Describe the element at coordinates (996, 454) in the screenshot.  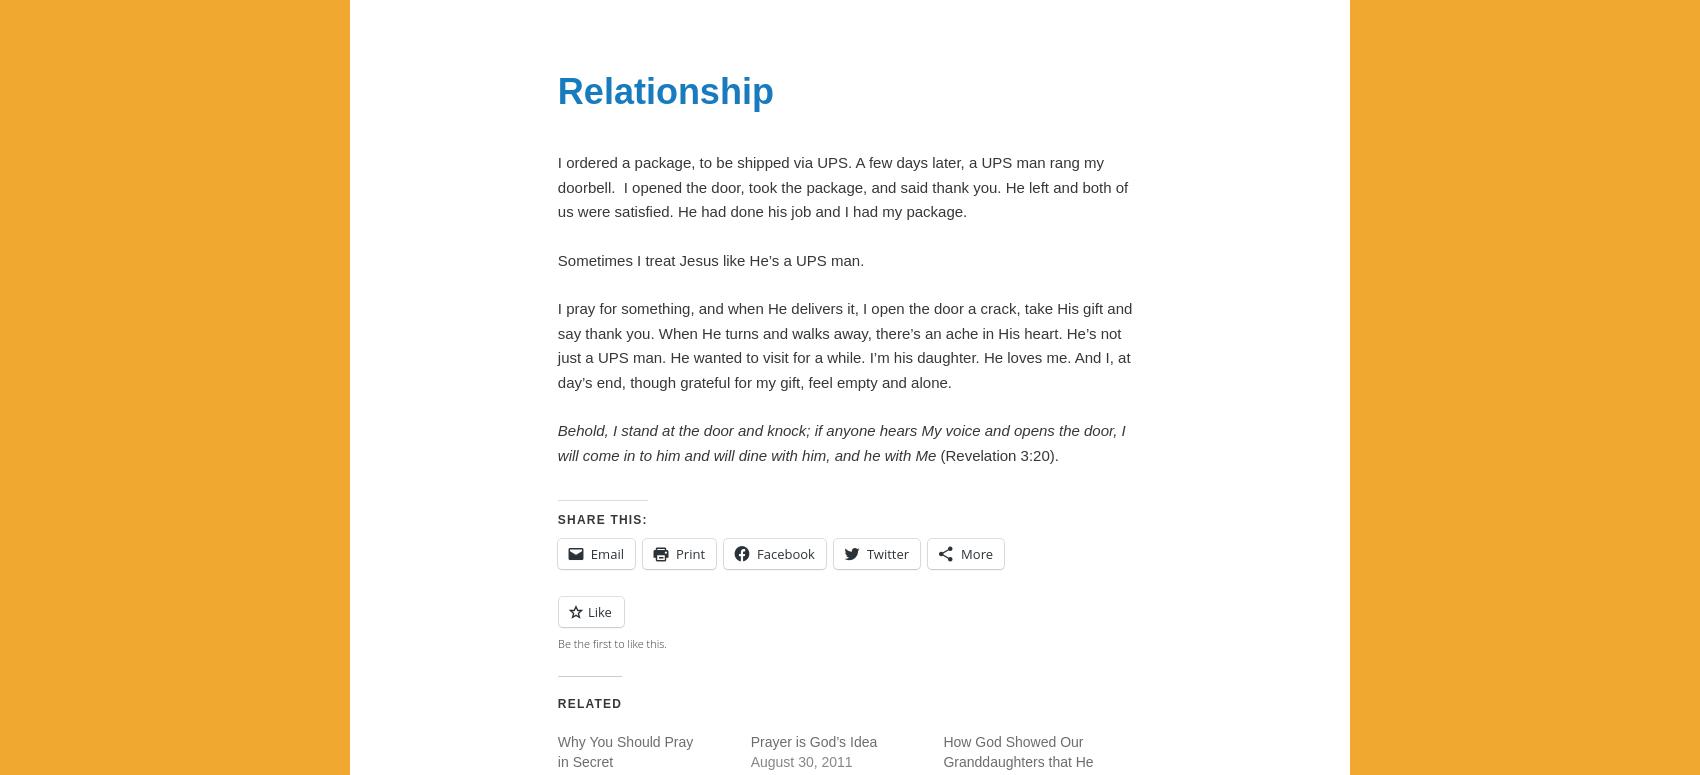
I see `'(Revelation 3:20).'` at that location.